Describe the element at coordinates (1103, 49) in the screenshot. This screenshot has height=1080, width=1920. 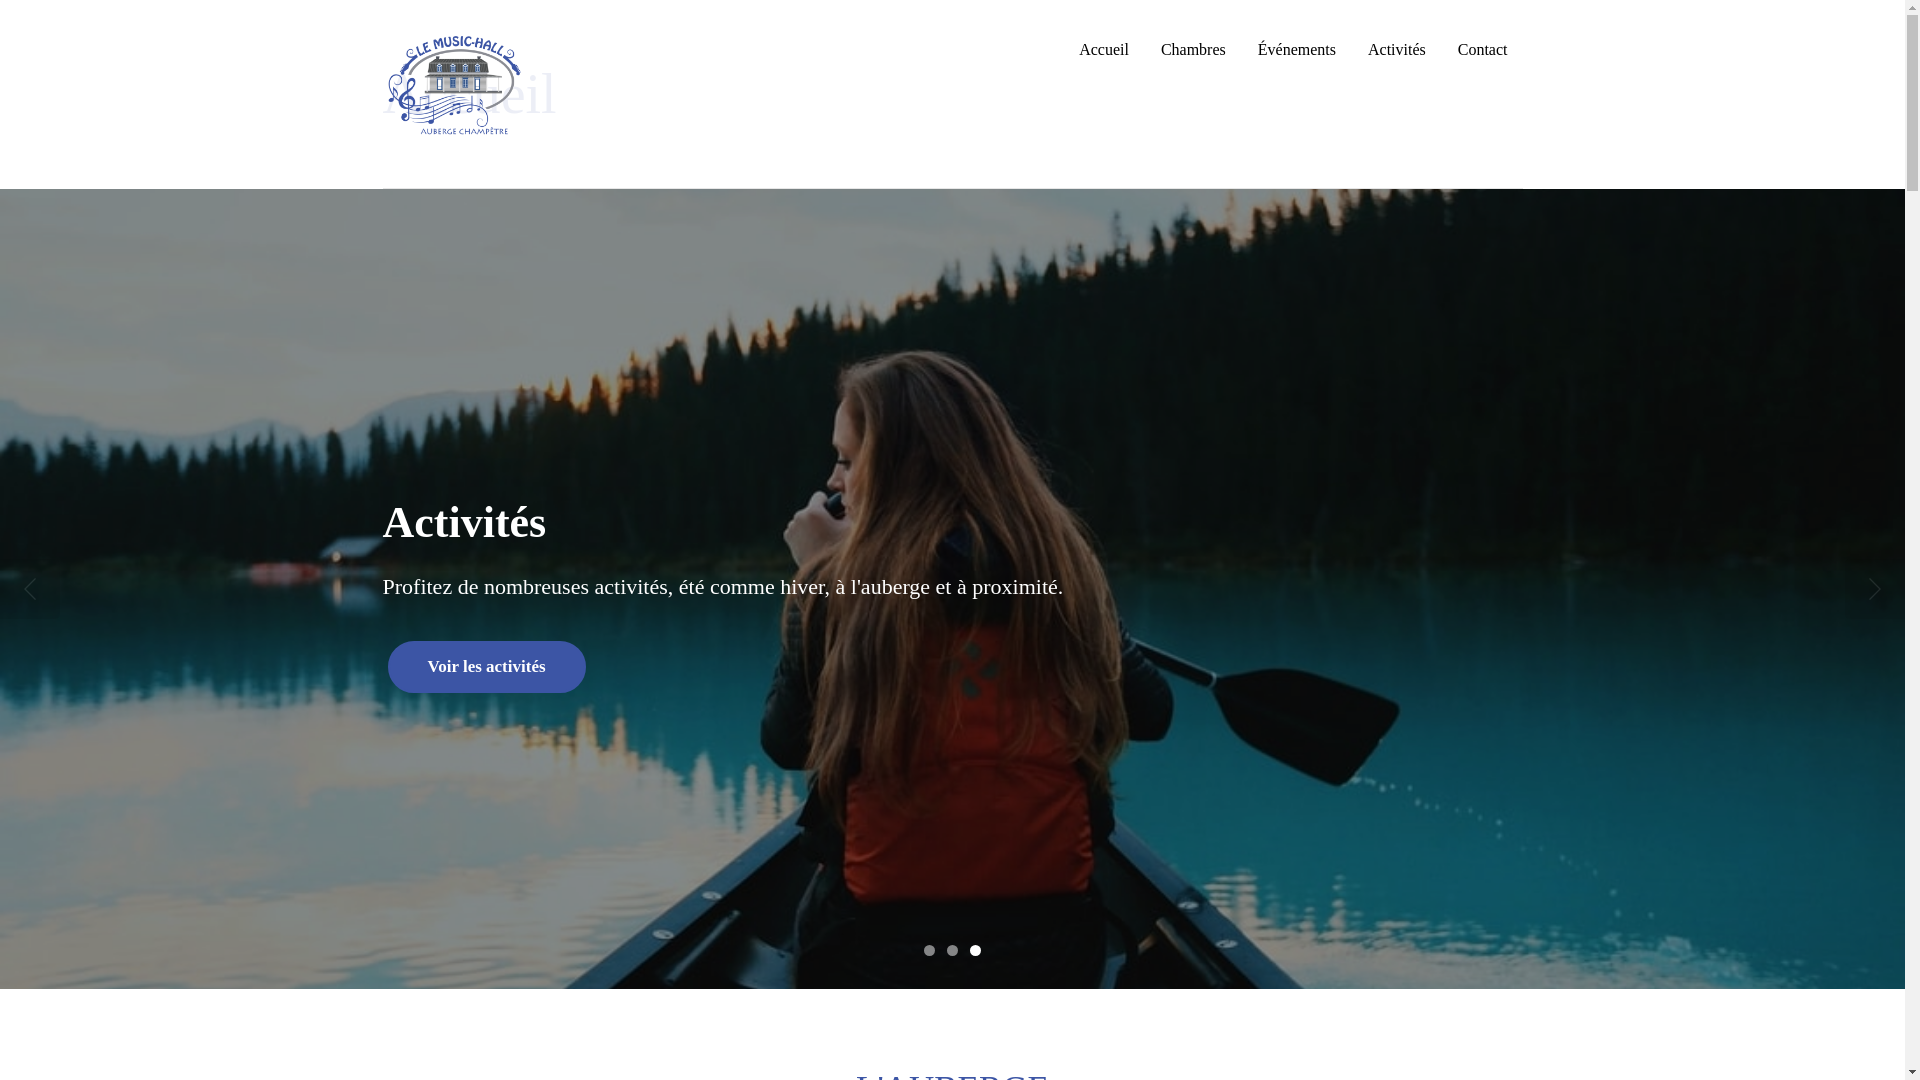
I see `'Accueil'` at that location.